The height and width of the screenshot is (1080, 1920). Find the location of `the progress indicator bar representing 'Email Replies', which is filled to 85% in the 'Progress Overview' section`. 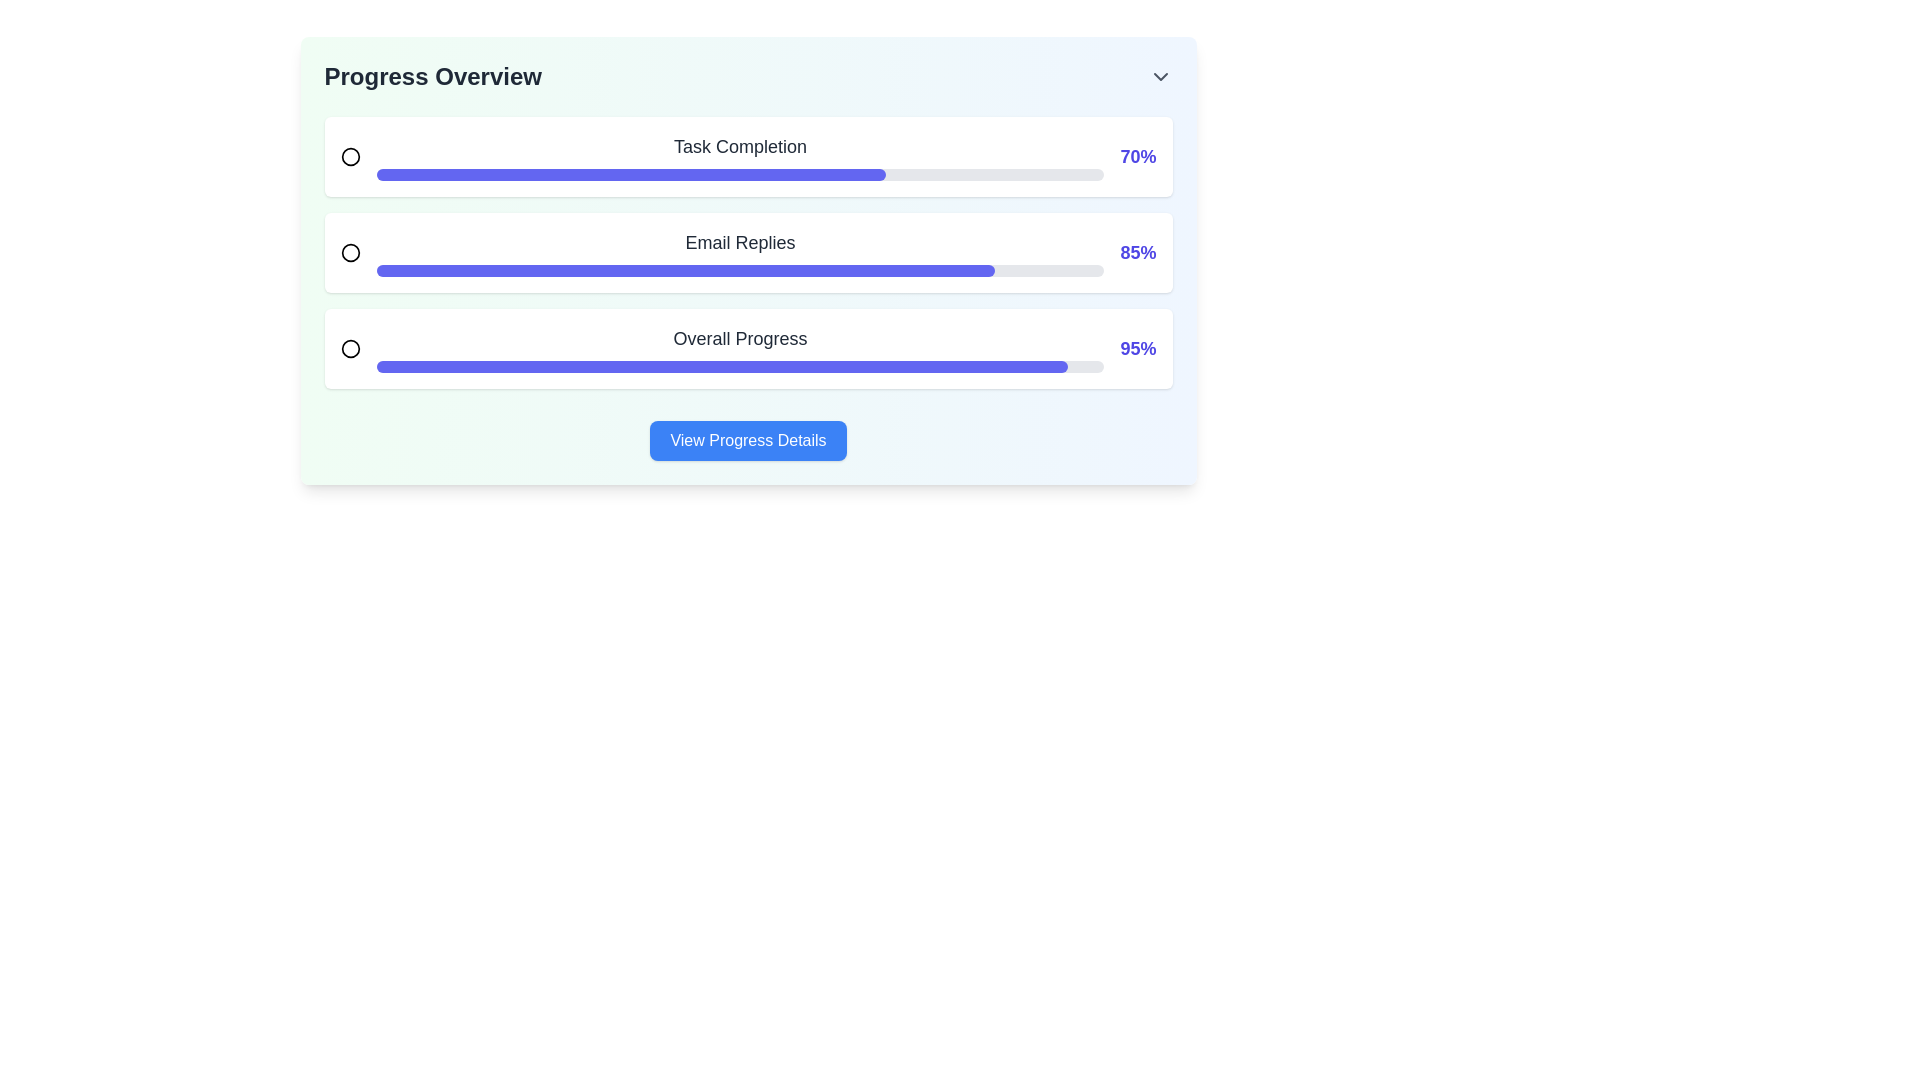

the progress indicator bar representing 'Email Replies', which is filled to 85% in the 'Progress Overview' section is located at coordinates (685, 270).